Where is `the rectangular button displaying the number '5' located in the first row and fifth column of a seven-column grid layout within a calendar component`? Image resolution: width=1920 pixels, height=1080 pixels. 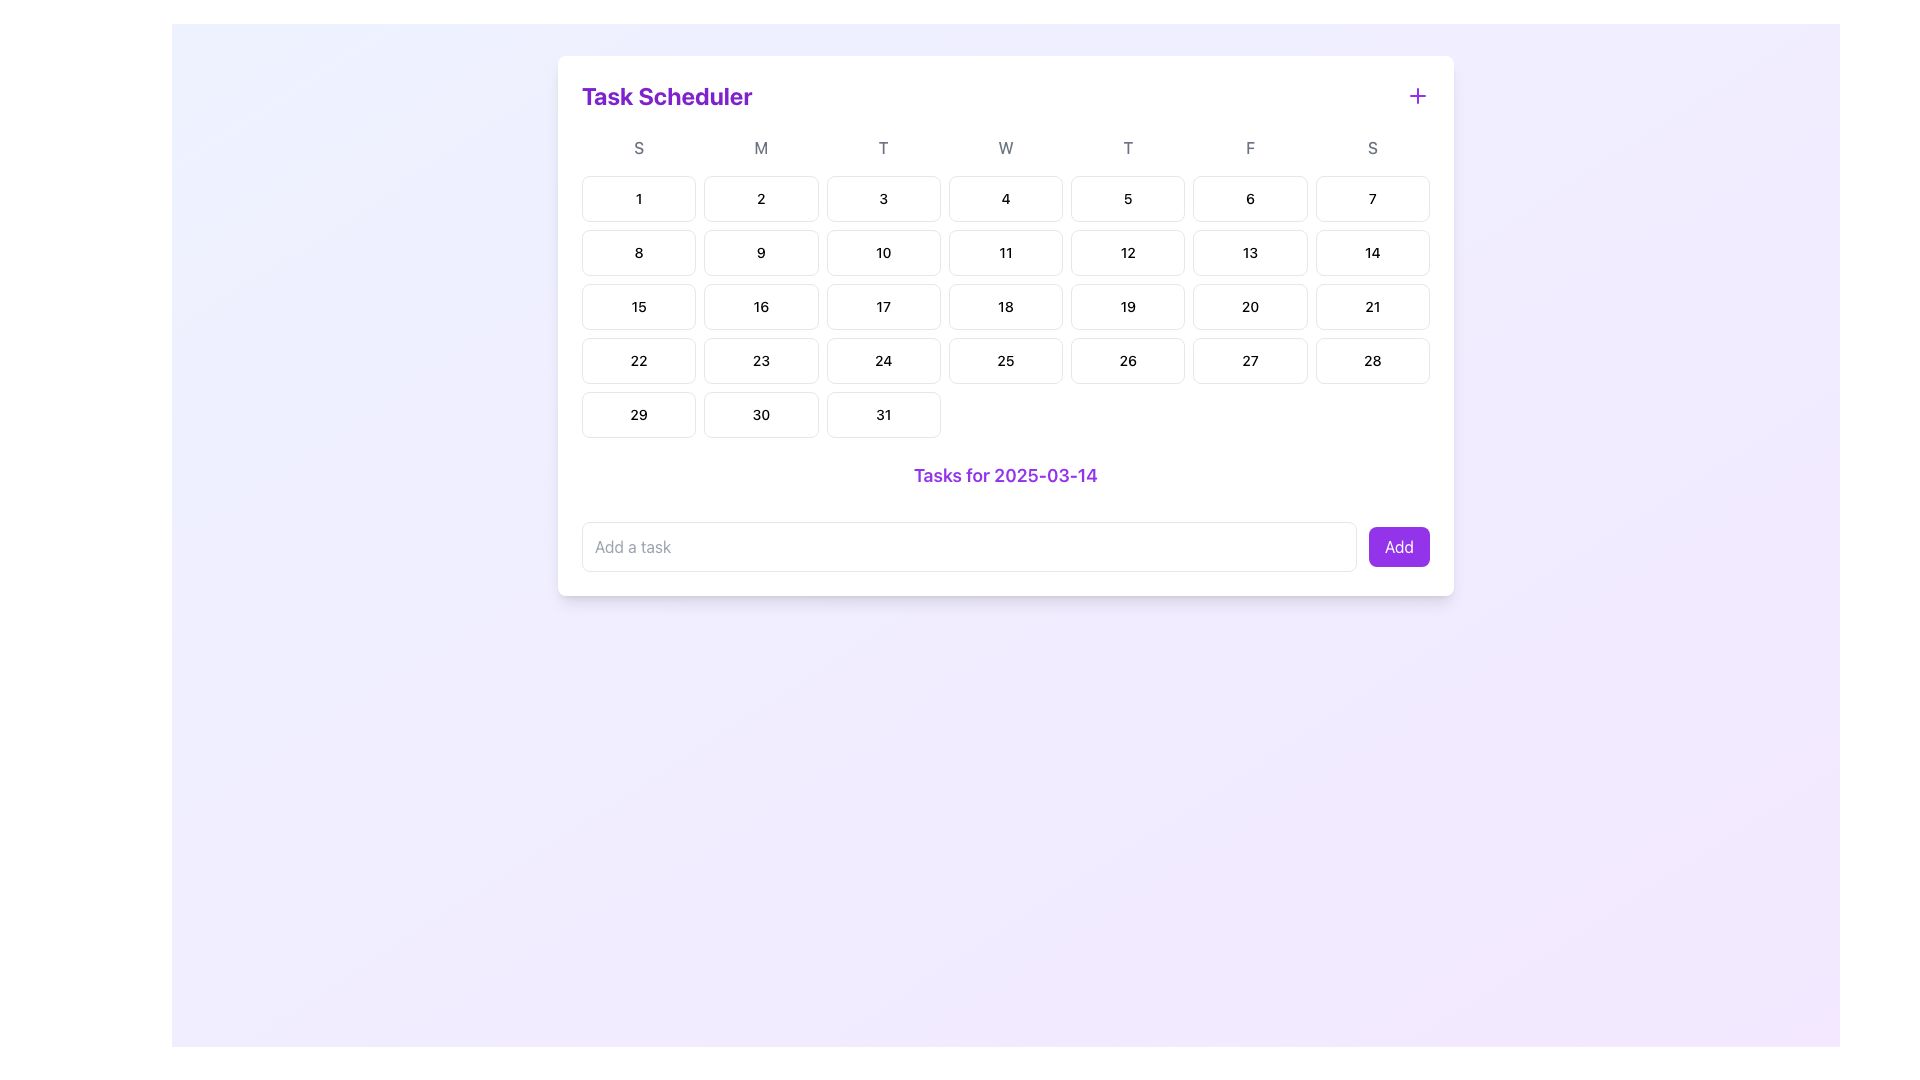 the rectangular button displaying the number '5' located in the first row and fifth column of a seven-column grid layout within a calendar component is located at coordinates (1128, 199).